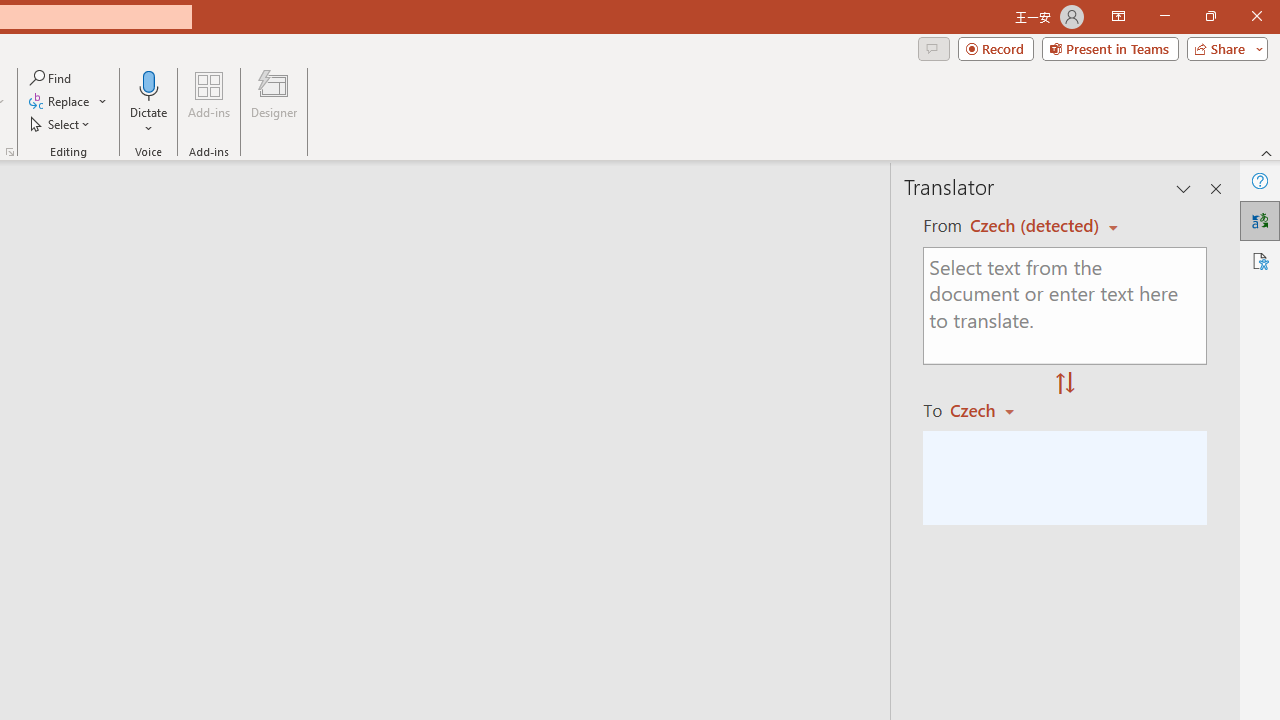 The width and height of the screenshot is (1280, 720). I want to click on 'Swap "from" and "to" languages.', so click(1064, 384).